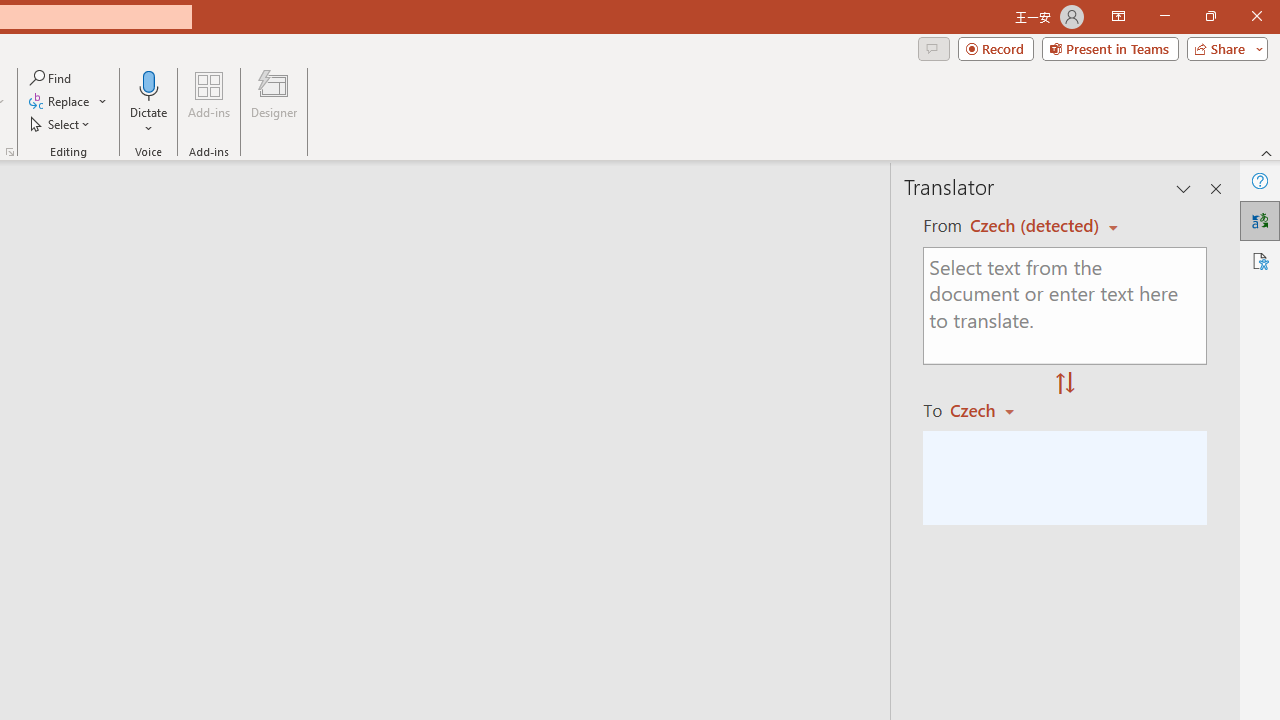 The width and height of the screenshot is (1280, 720). I want to click on 'Swap "from" and "to" languages.', so click(1064, 384).